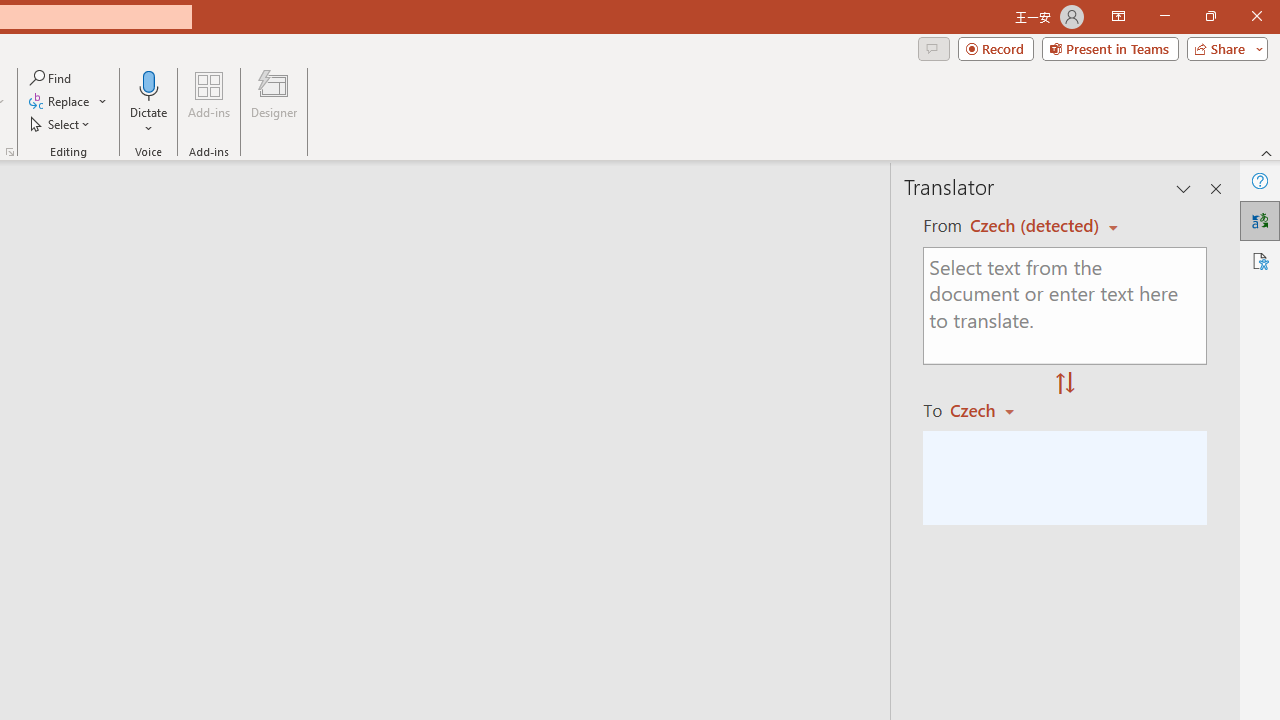 The width and height of the screenshot is (1280, 720). I want to click on 'Swap "from" and "to" languages.', so click(1064, 384).